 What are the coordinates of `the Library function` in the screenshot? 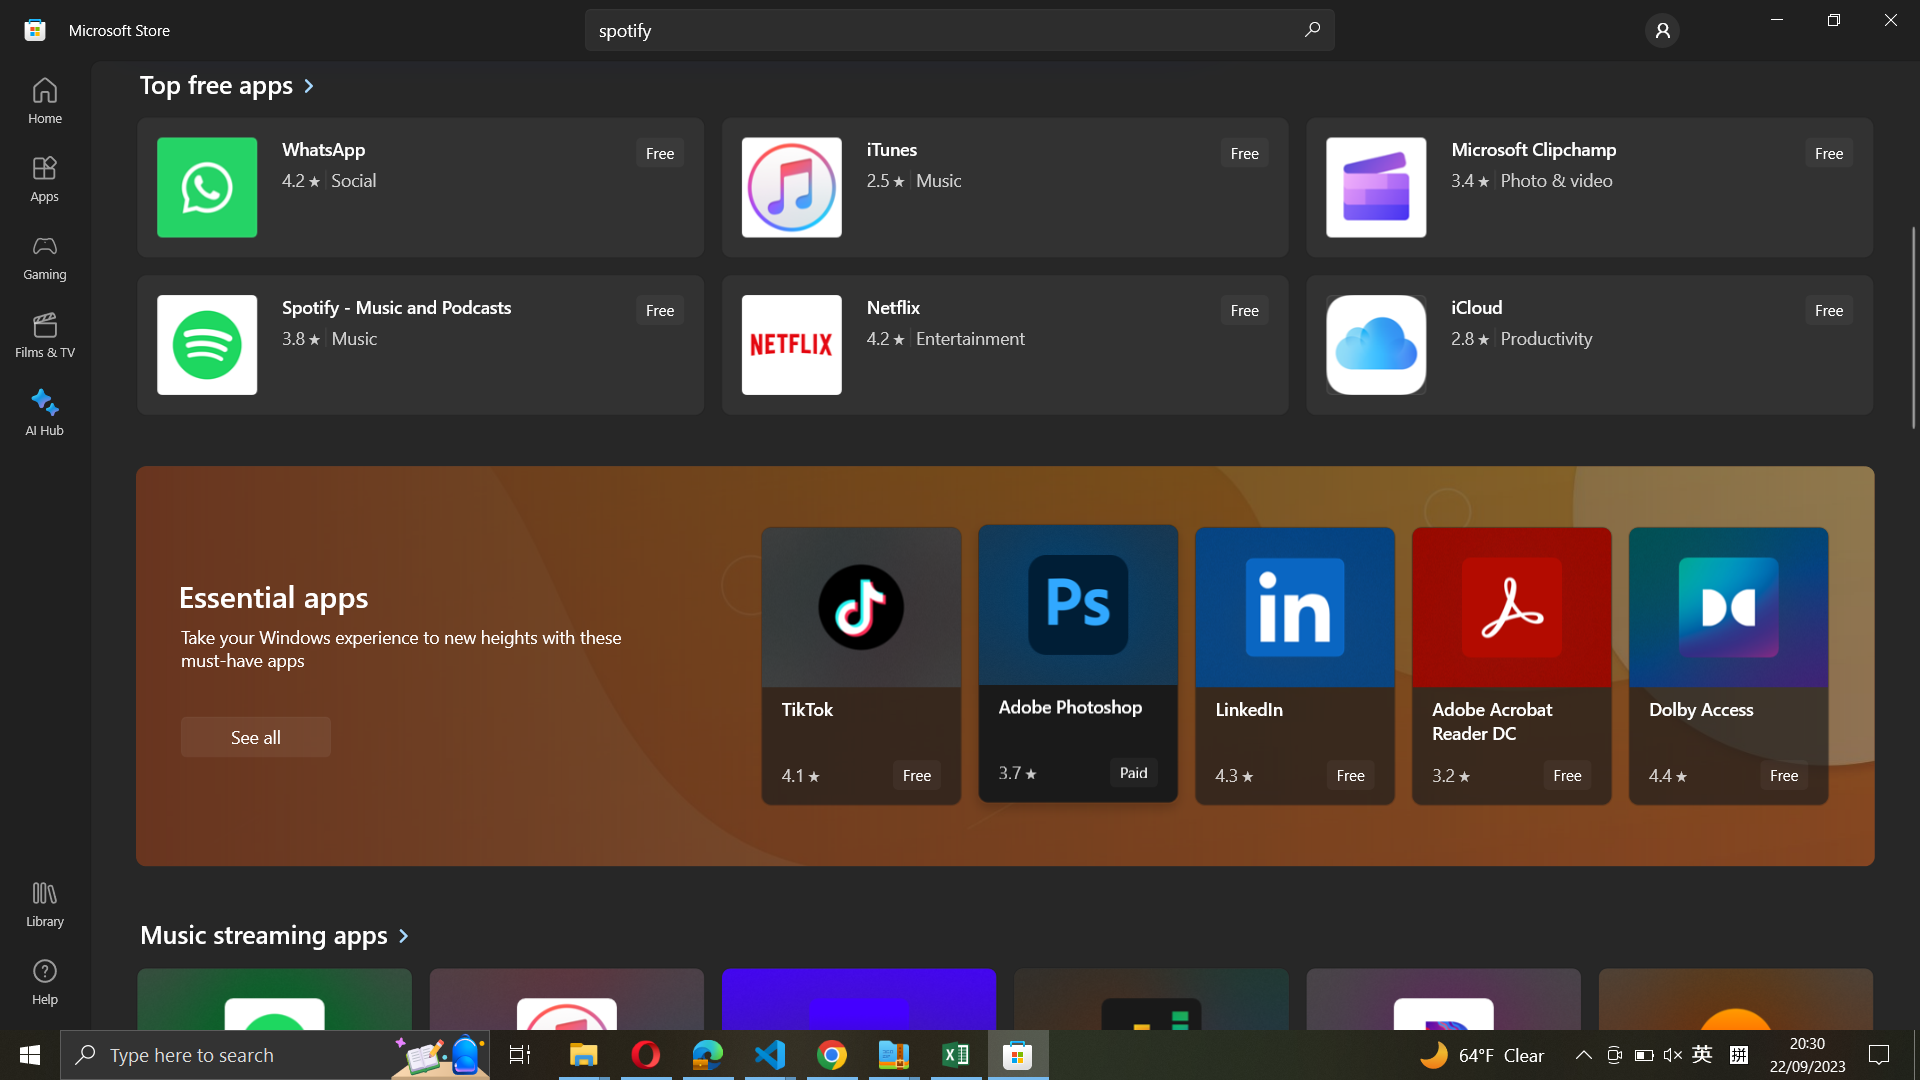 It's located at (43, 906).